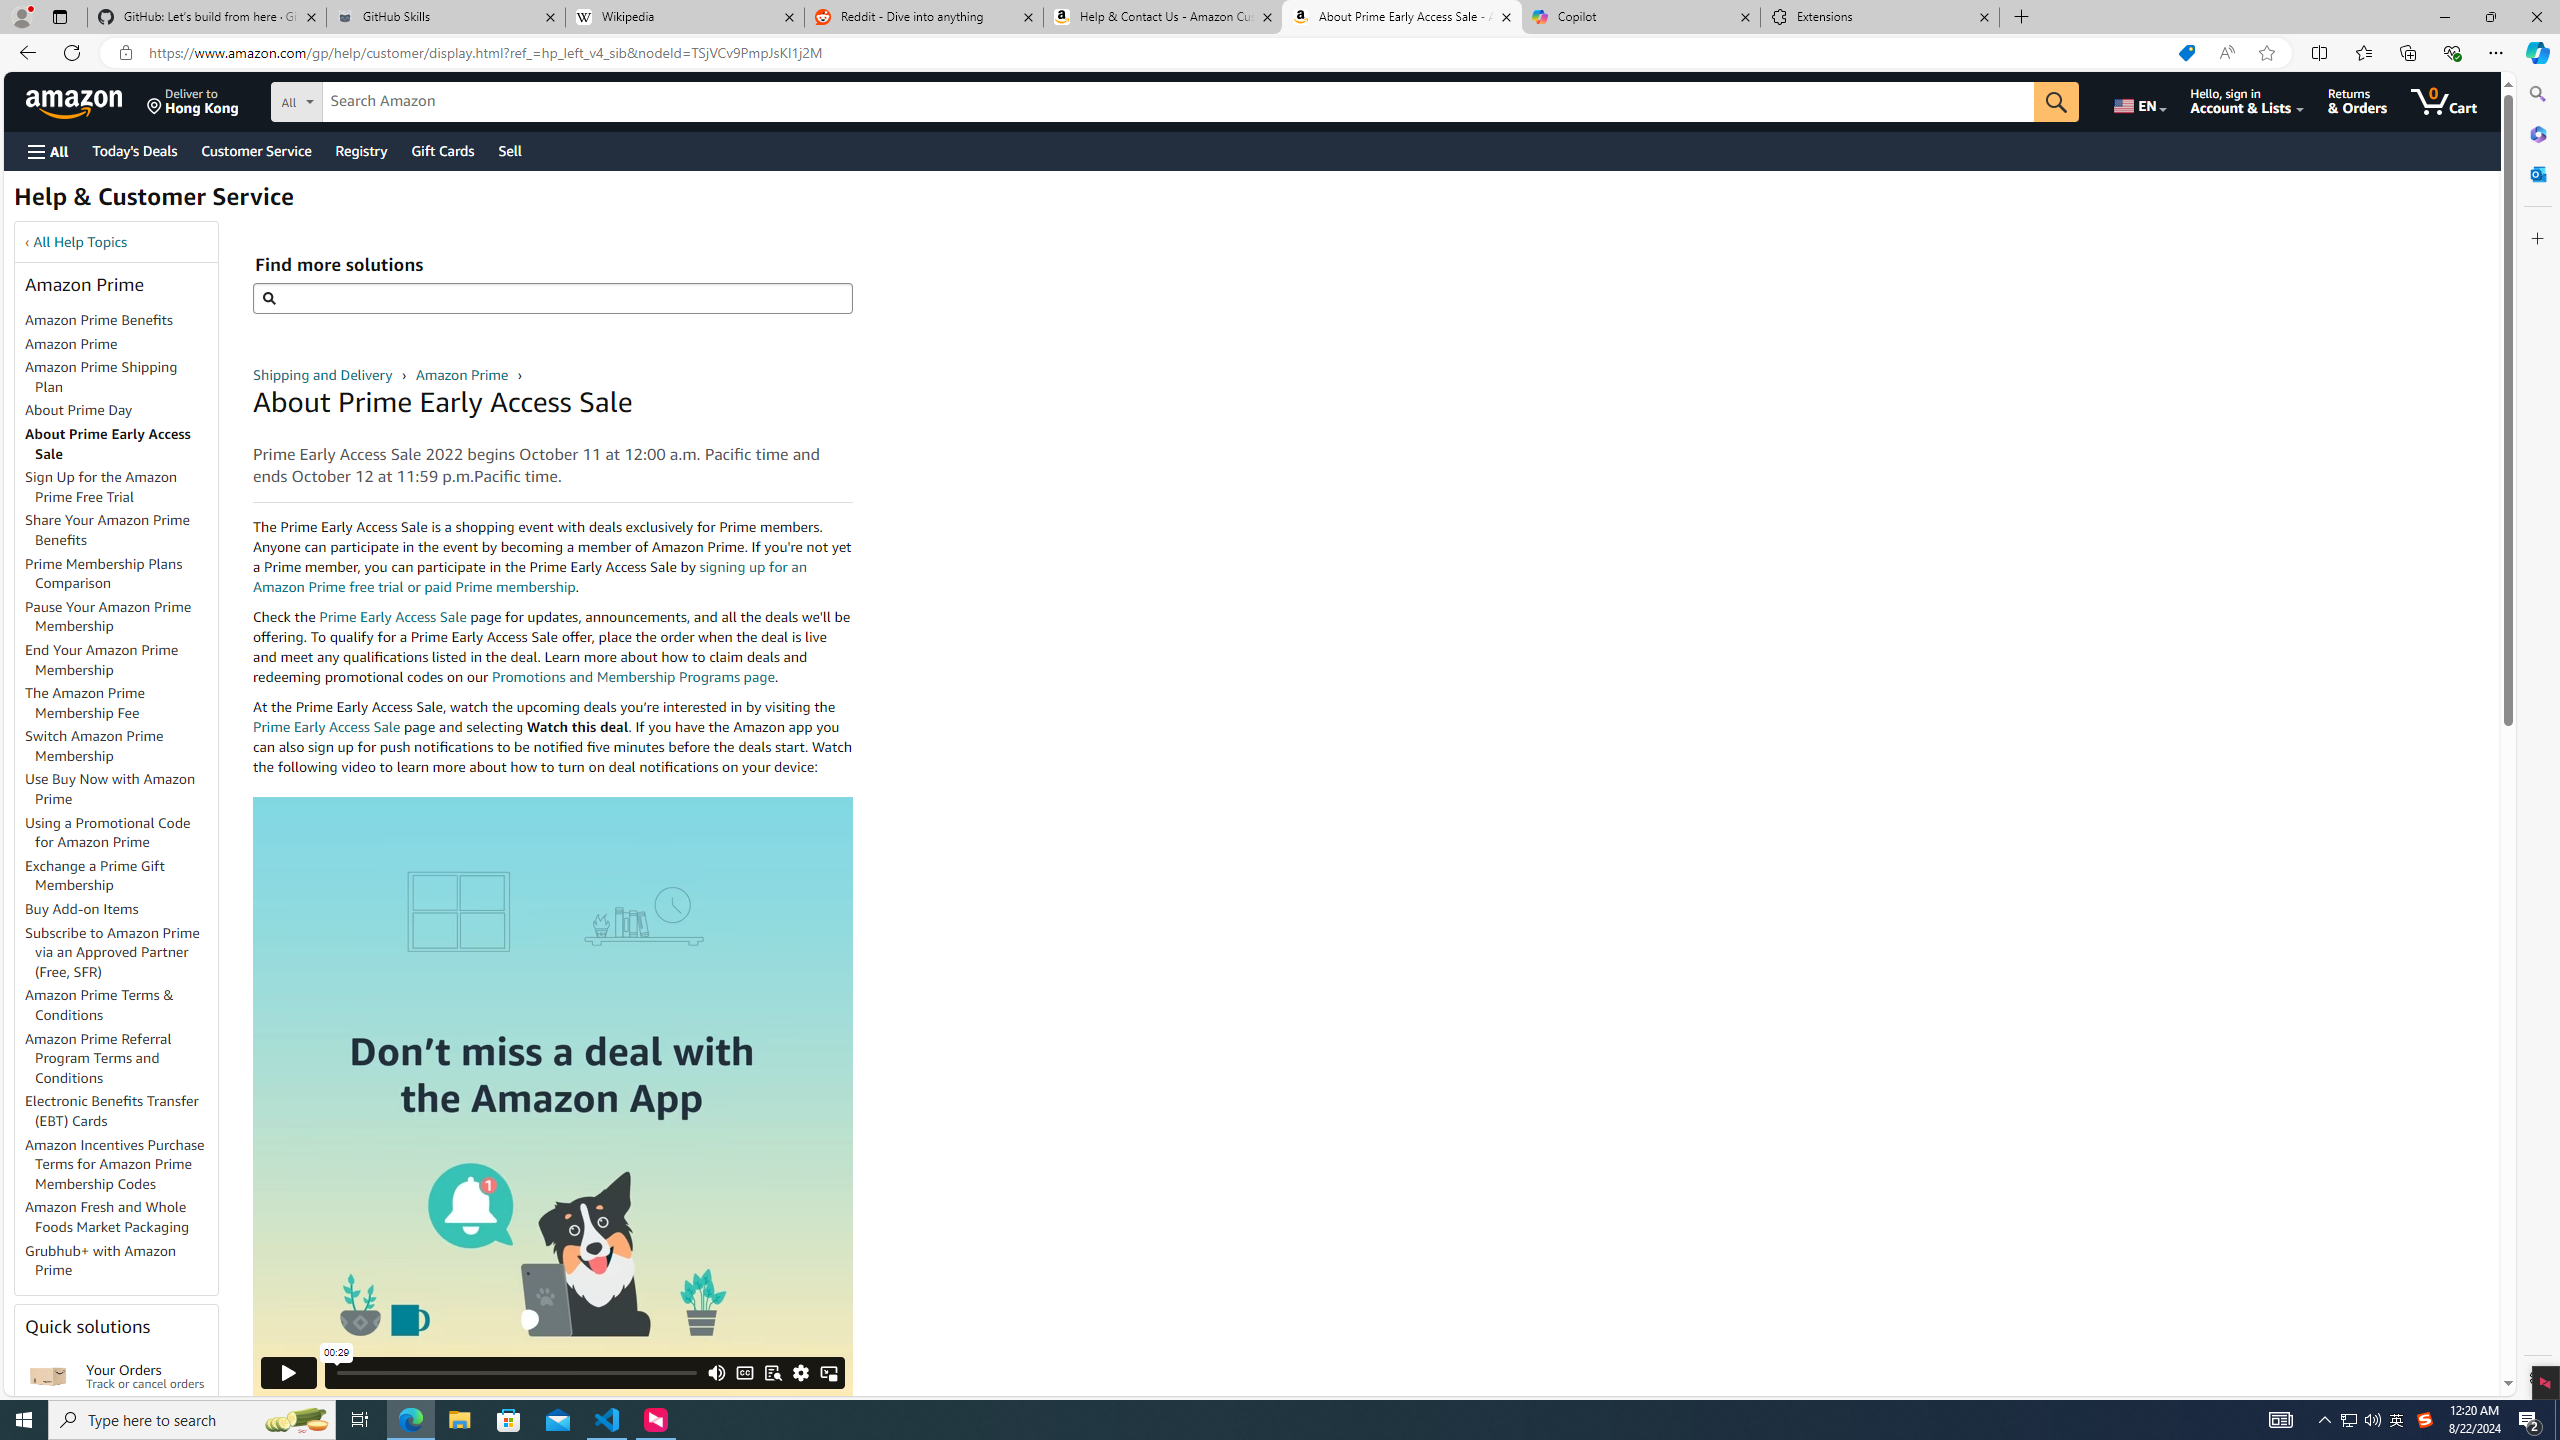 This screenshot has height=1440, width=2560. What do you see at coordinates (2137, 100) in the screenshot?
I see `'Choose a language for shopping.'` at bounding box center [2137, 100].